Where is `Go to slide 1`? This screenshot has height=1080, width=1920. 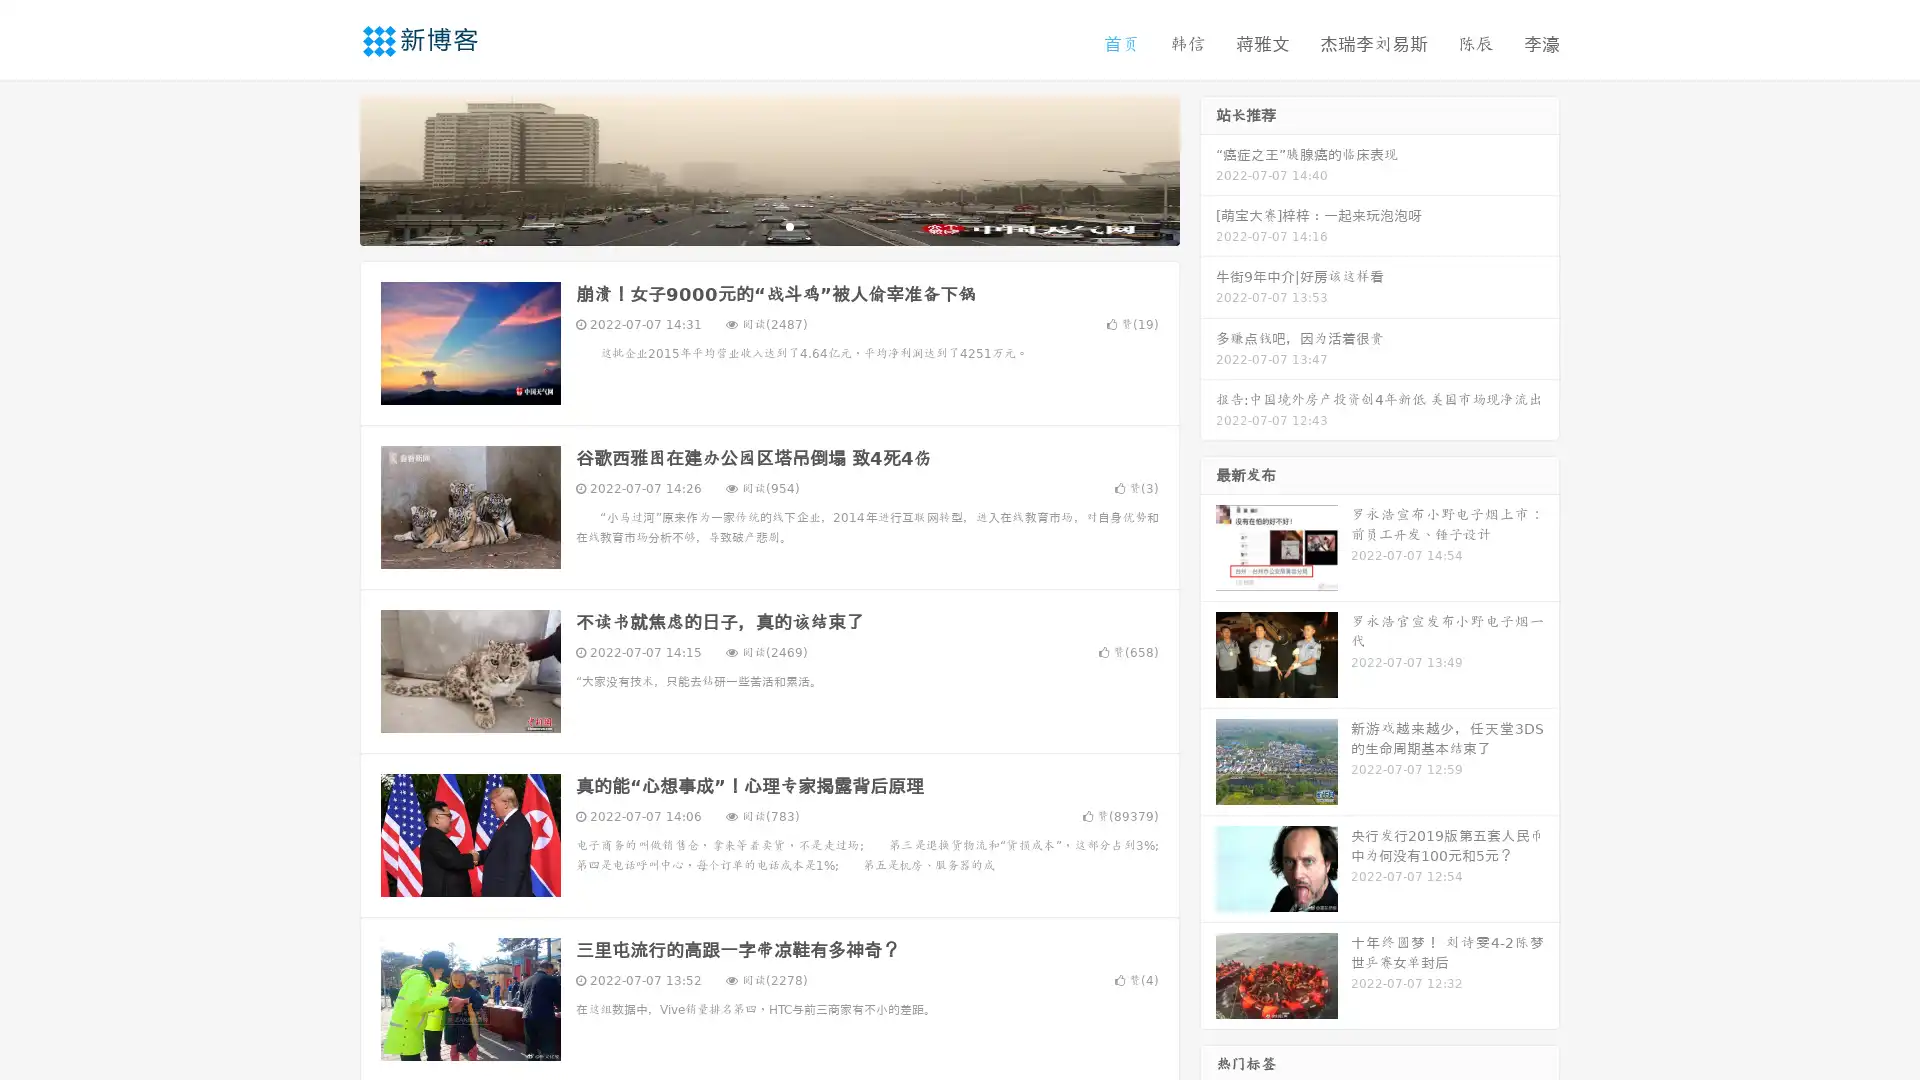
Go to slide 1 is located at coordinates (748, 225).